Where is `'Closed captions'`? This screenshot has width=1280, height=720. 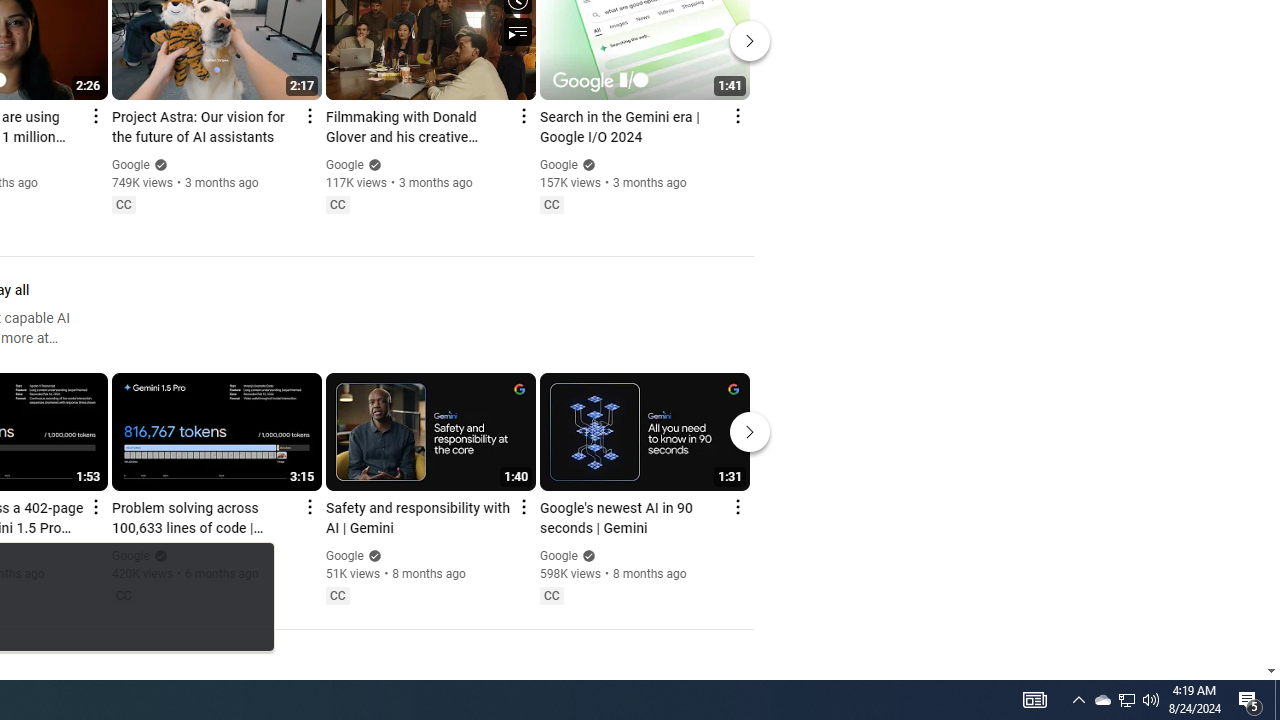 'Closed captions' is located at coordinates (551, 594).